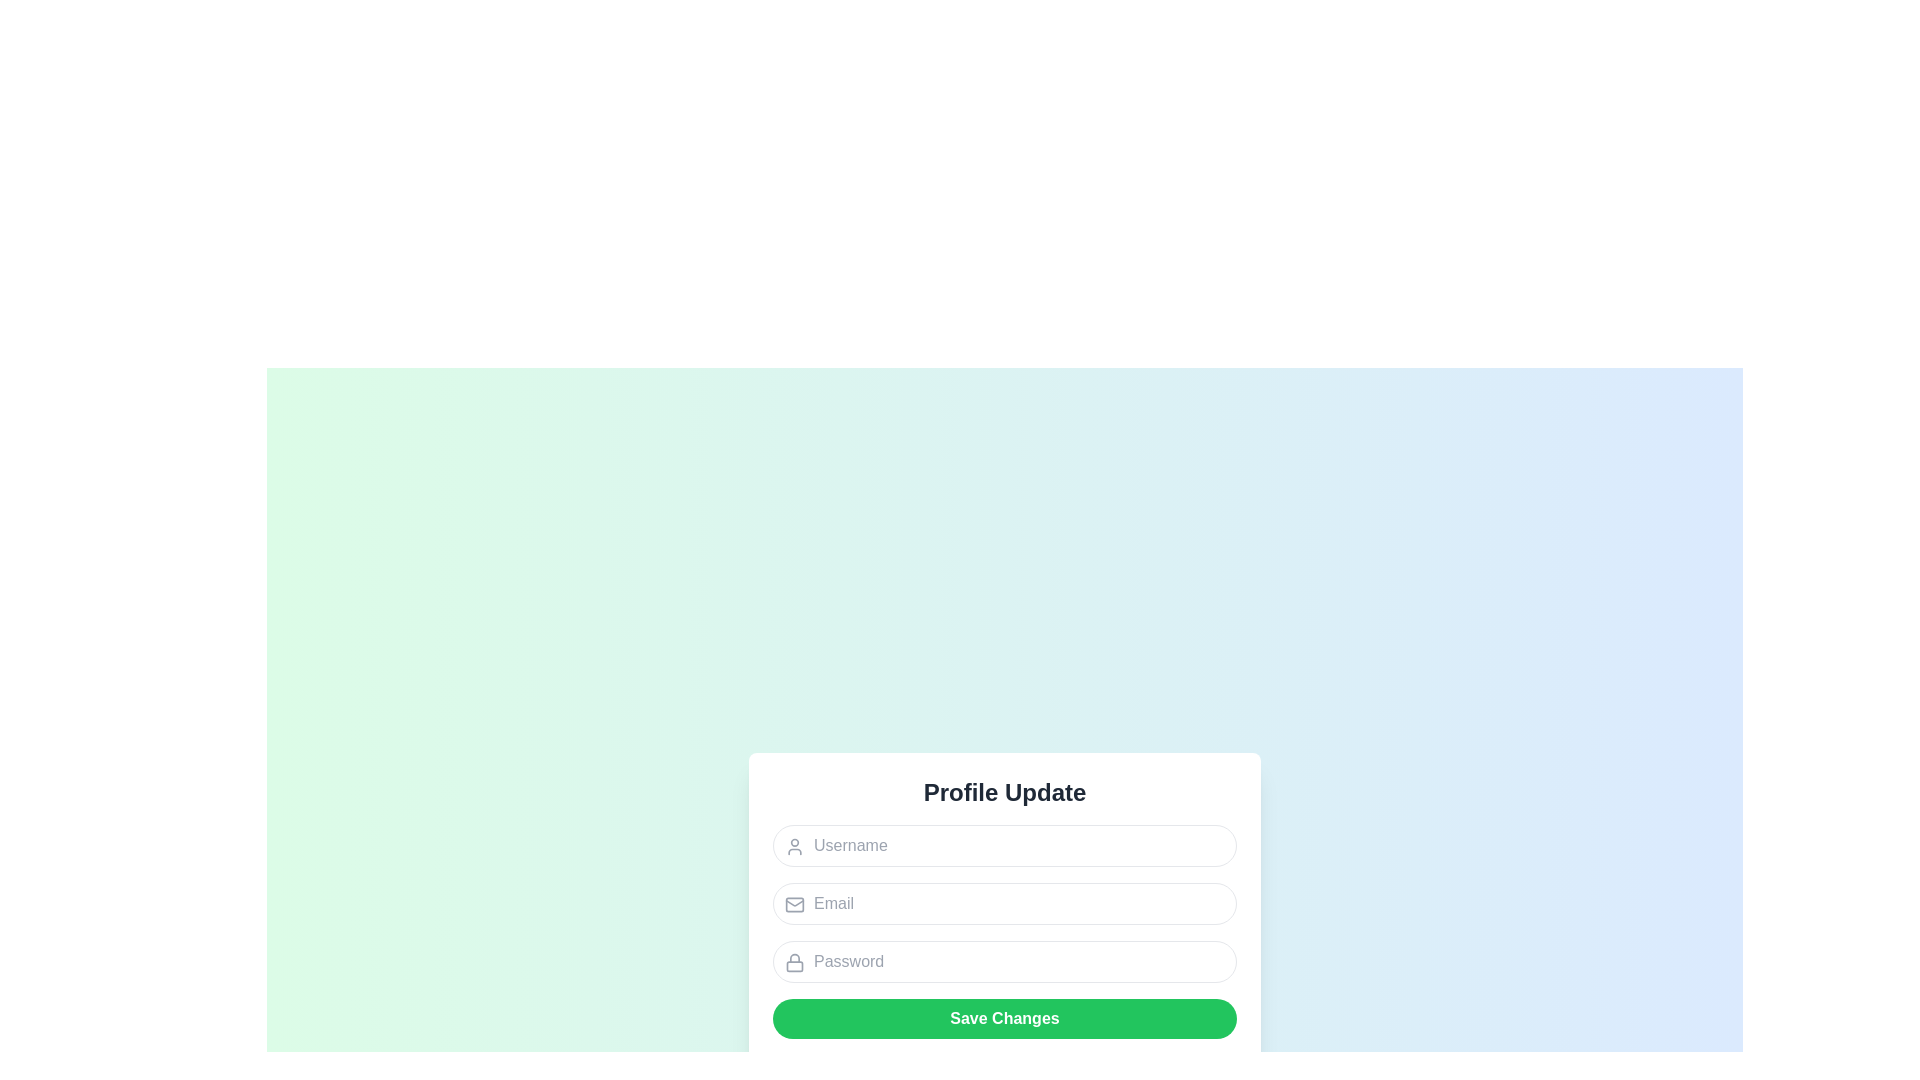 This screenshot has height=1080, width=1920. Describe the element at coordinates (794, 965) in the screenshot. I see `the small rectangle with curved corners that forms the body of the lock icon, which is positioned next to the password field under the 'Profile Update' heading` at that location.